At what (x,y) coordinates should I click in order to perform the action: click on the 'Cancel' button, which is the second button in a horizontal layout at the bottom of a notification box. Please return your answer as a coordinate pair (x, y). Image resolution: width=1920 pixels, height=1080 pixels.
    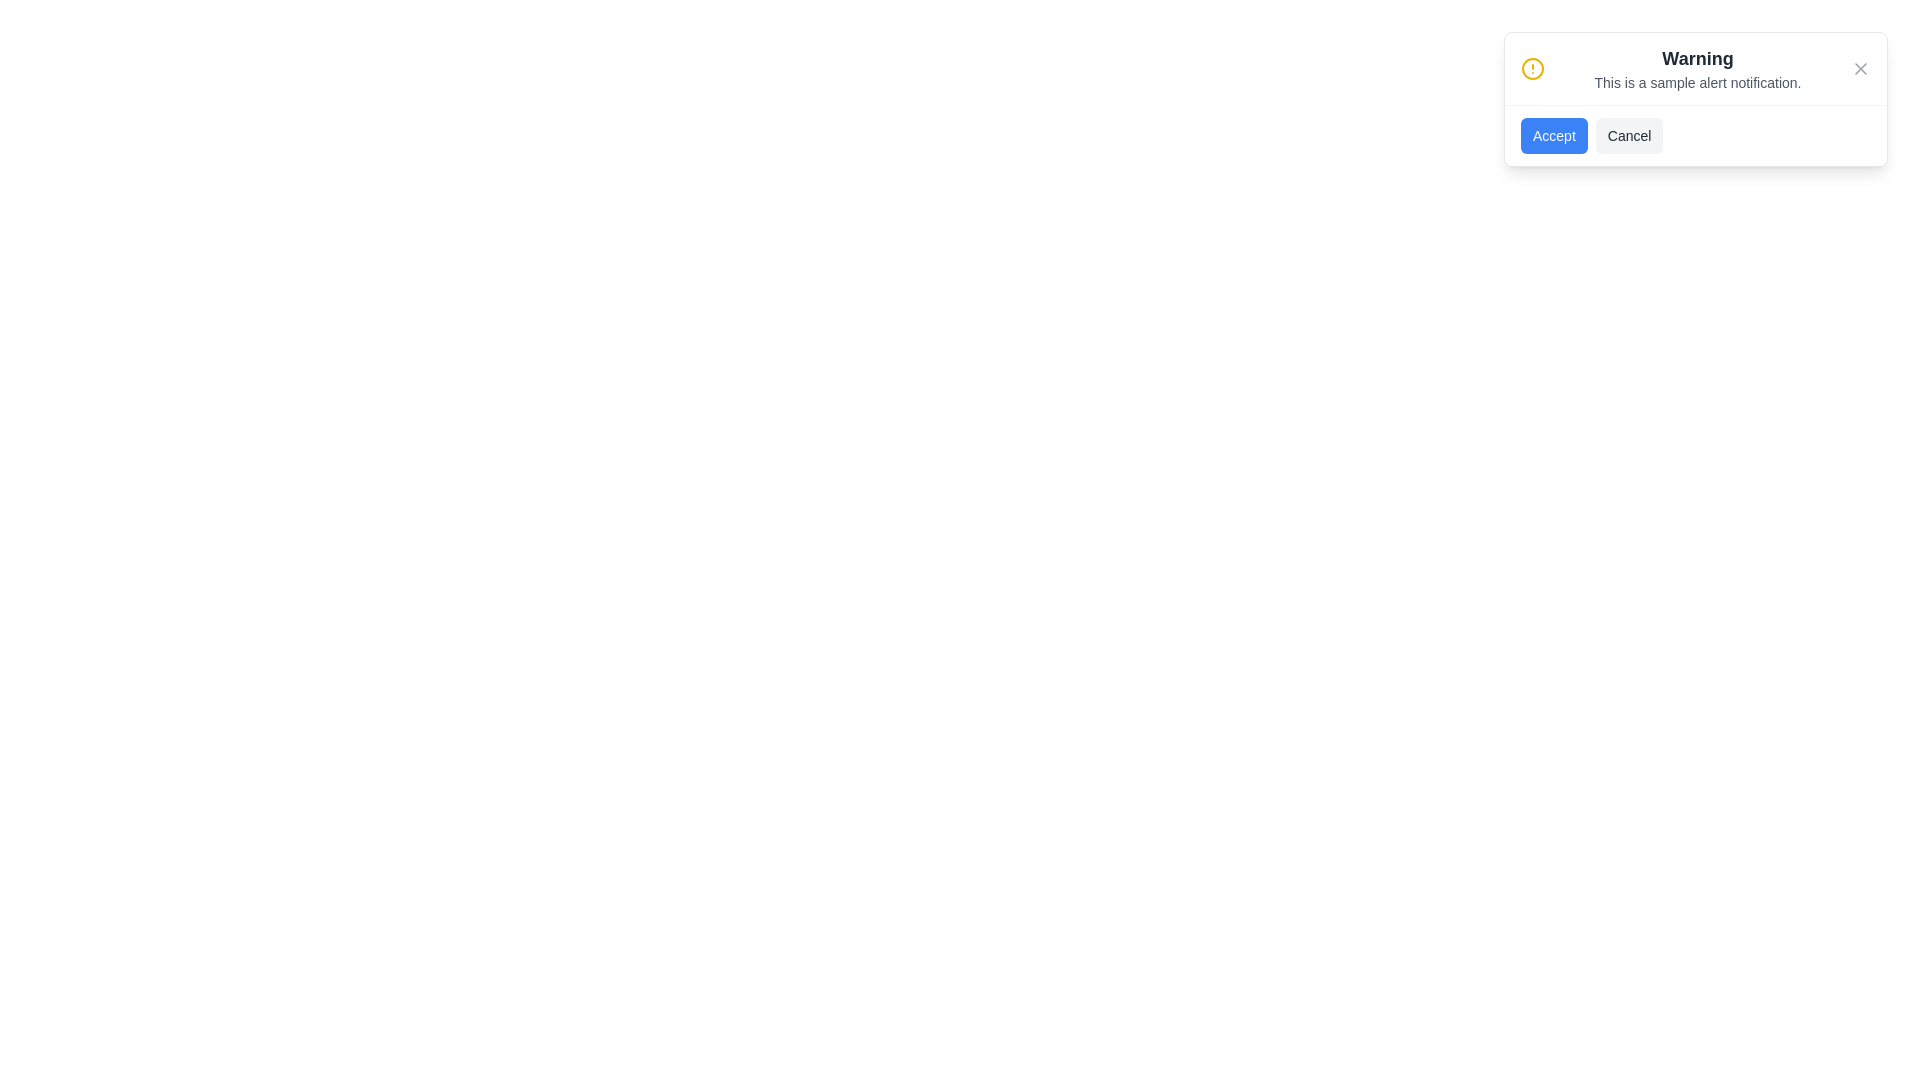
    Looking at the image, I should click on (1629, 135).